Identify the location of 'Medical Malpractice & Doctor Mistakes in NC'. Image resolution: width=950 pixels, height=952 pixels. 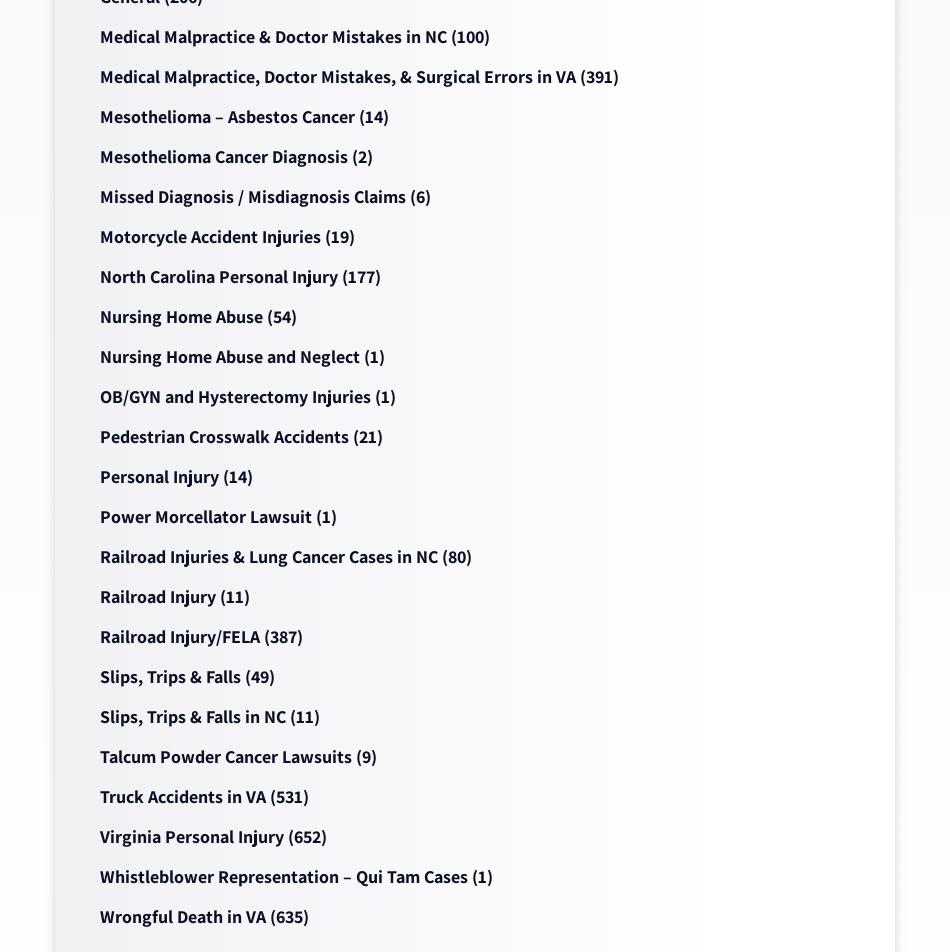
(272, 36).